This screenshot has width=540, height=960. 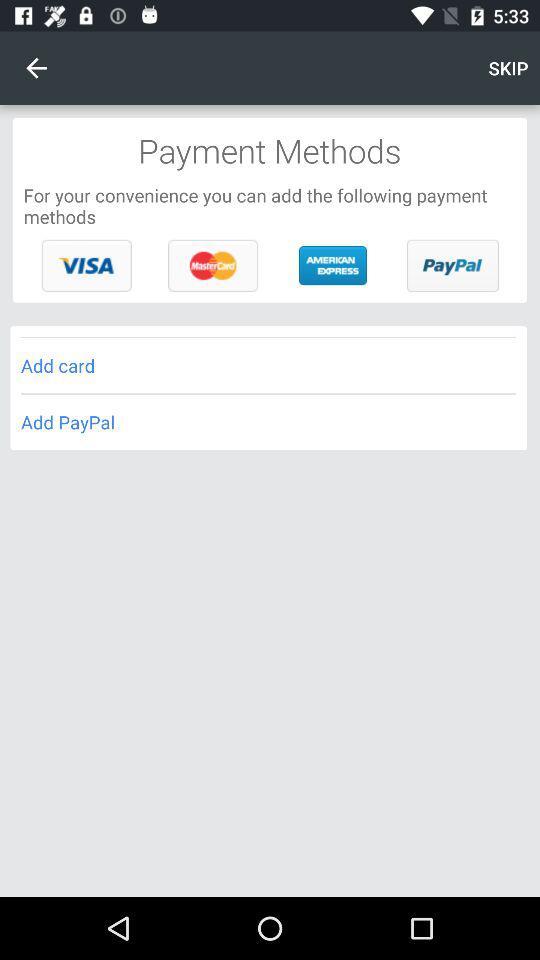 What do you see at coordinates (508, 68) in the screenshot?
I see `item above payment methods` at bounding box center [508, 68].